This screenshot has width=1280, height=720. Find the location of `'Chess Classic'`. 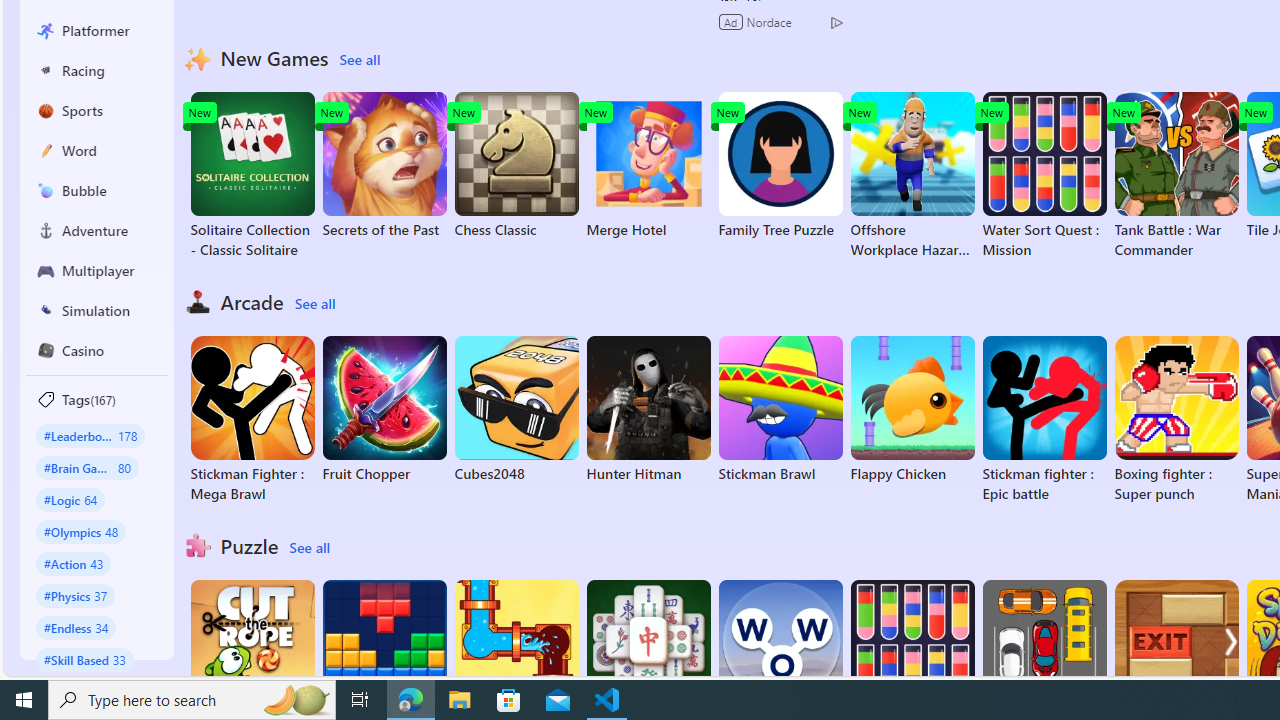

'Chess Classic' is located at coordinates (516, 164).